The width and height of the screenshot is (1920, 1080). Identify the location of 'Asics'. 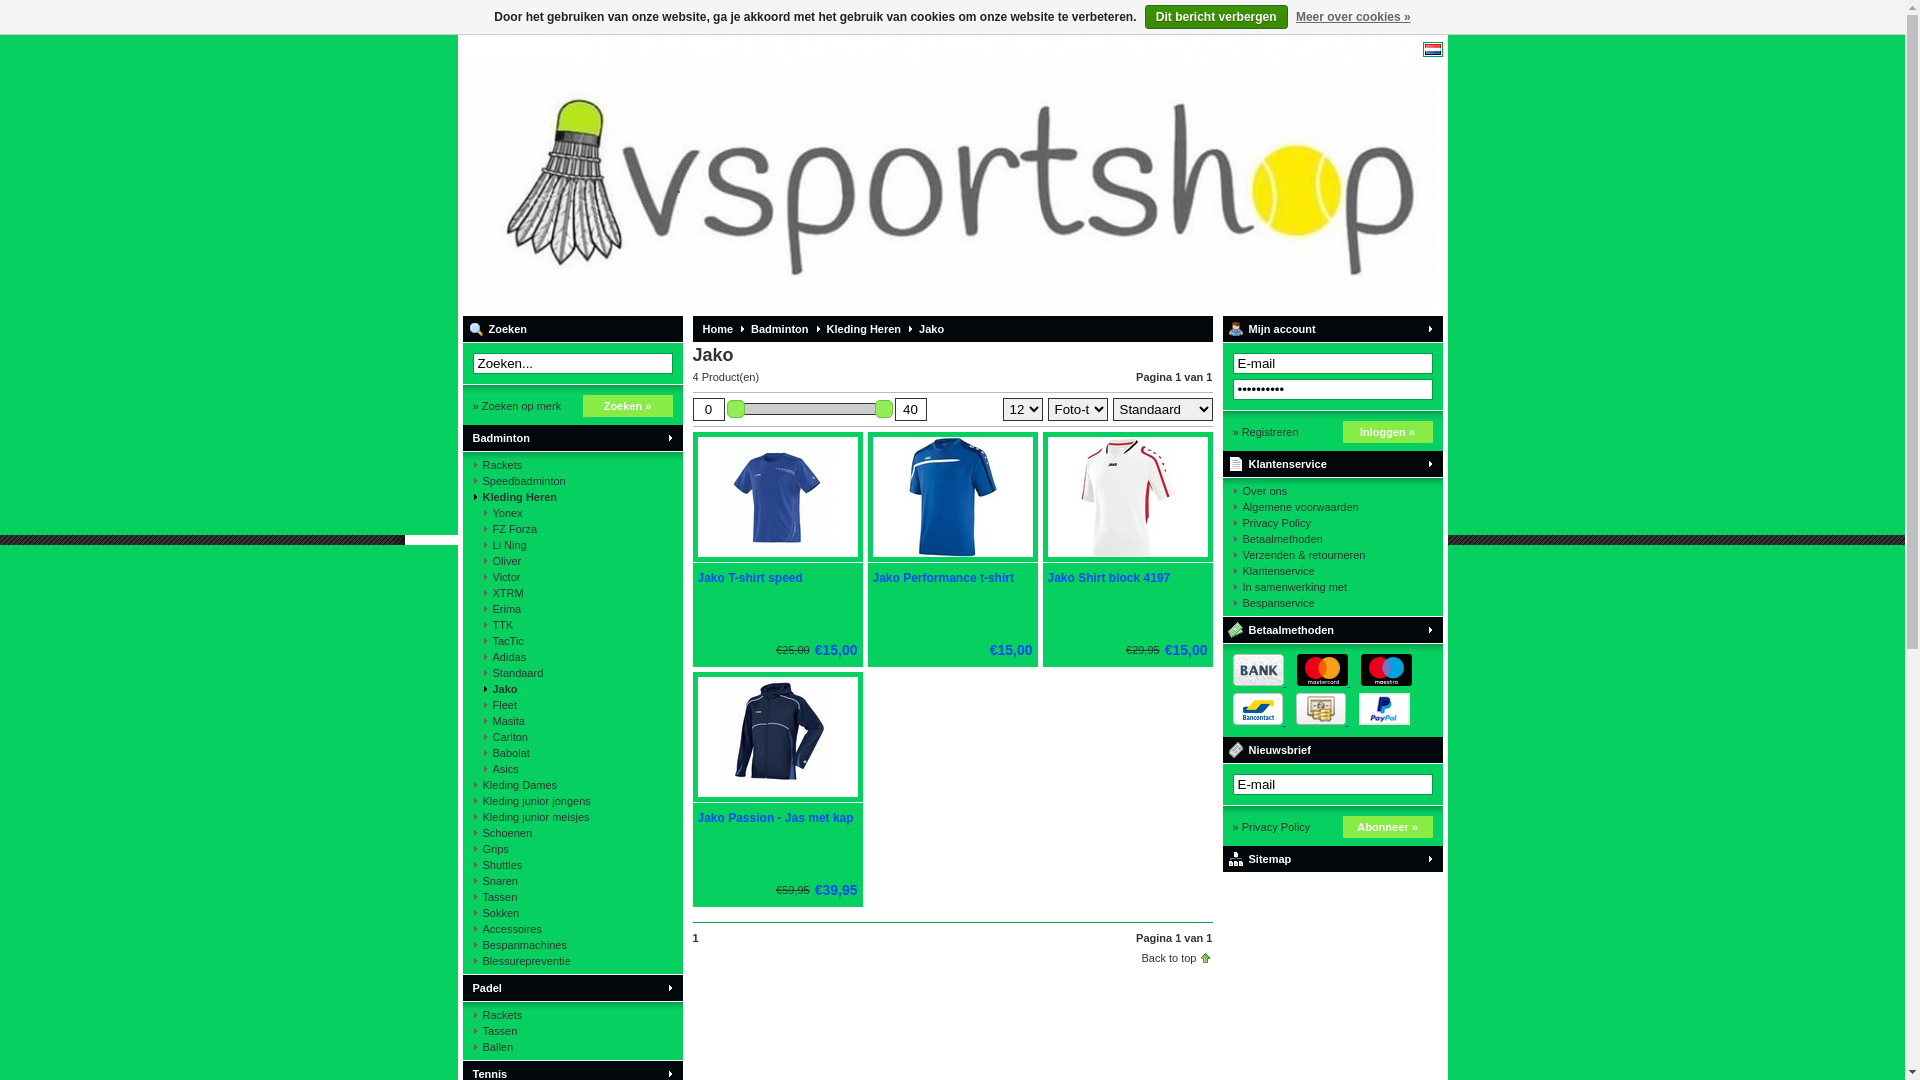
(470, 767).